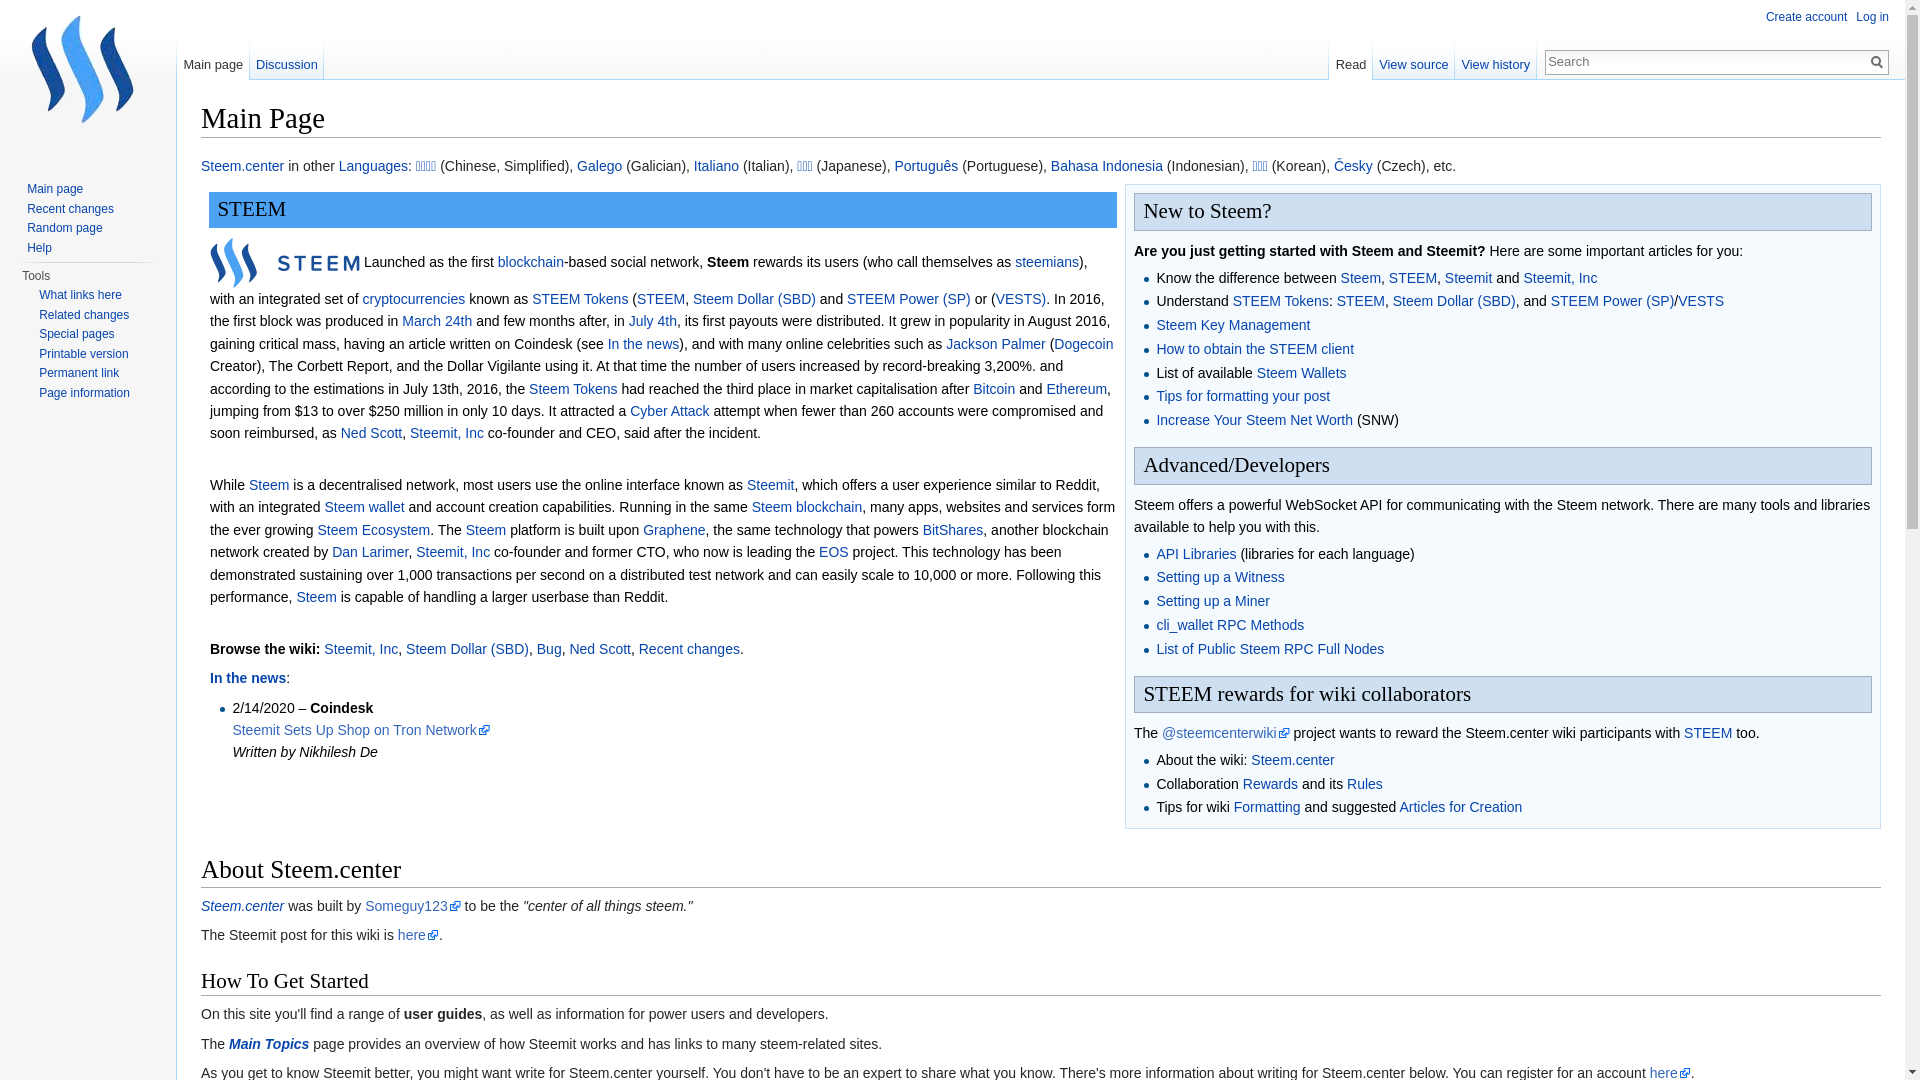 This screenshot has width=1920, height=1080. I want to click on 'Steemit, Inc', so click(1559, 277).